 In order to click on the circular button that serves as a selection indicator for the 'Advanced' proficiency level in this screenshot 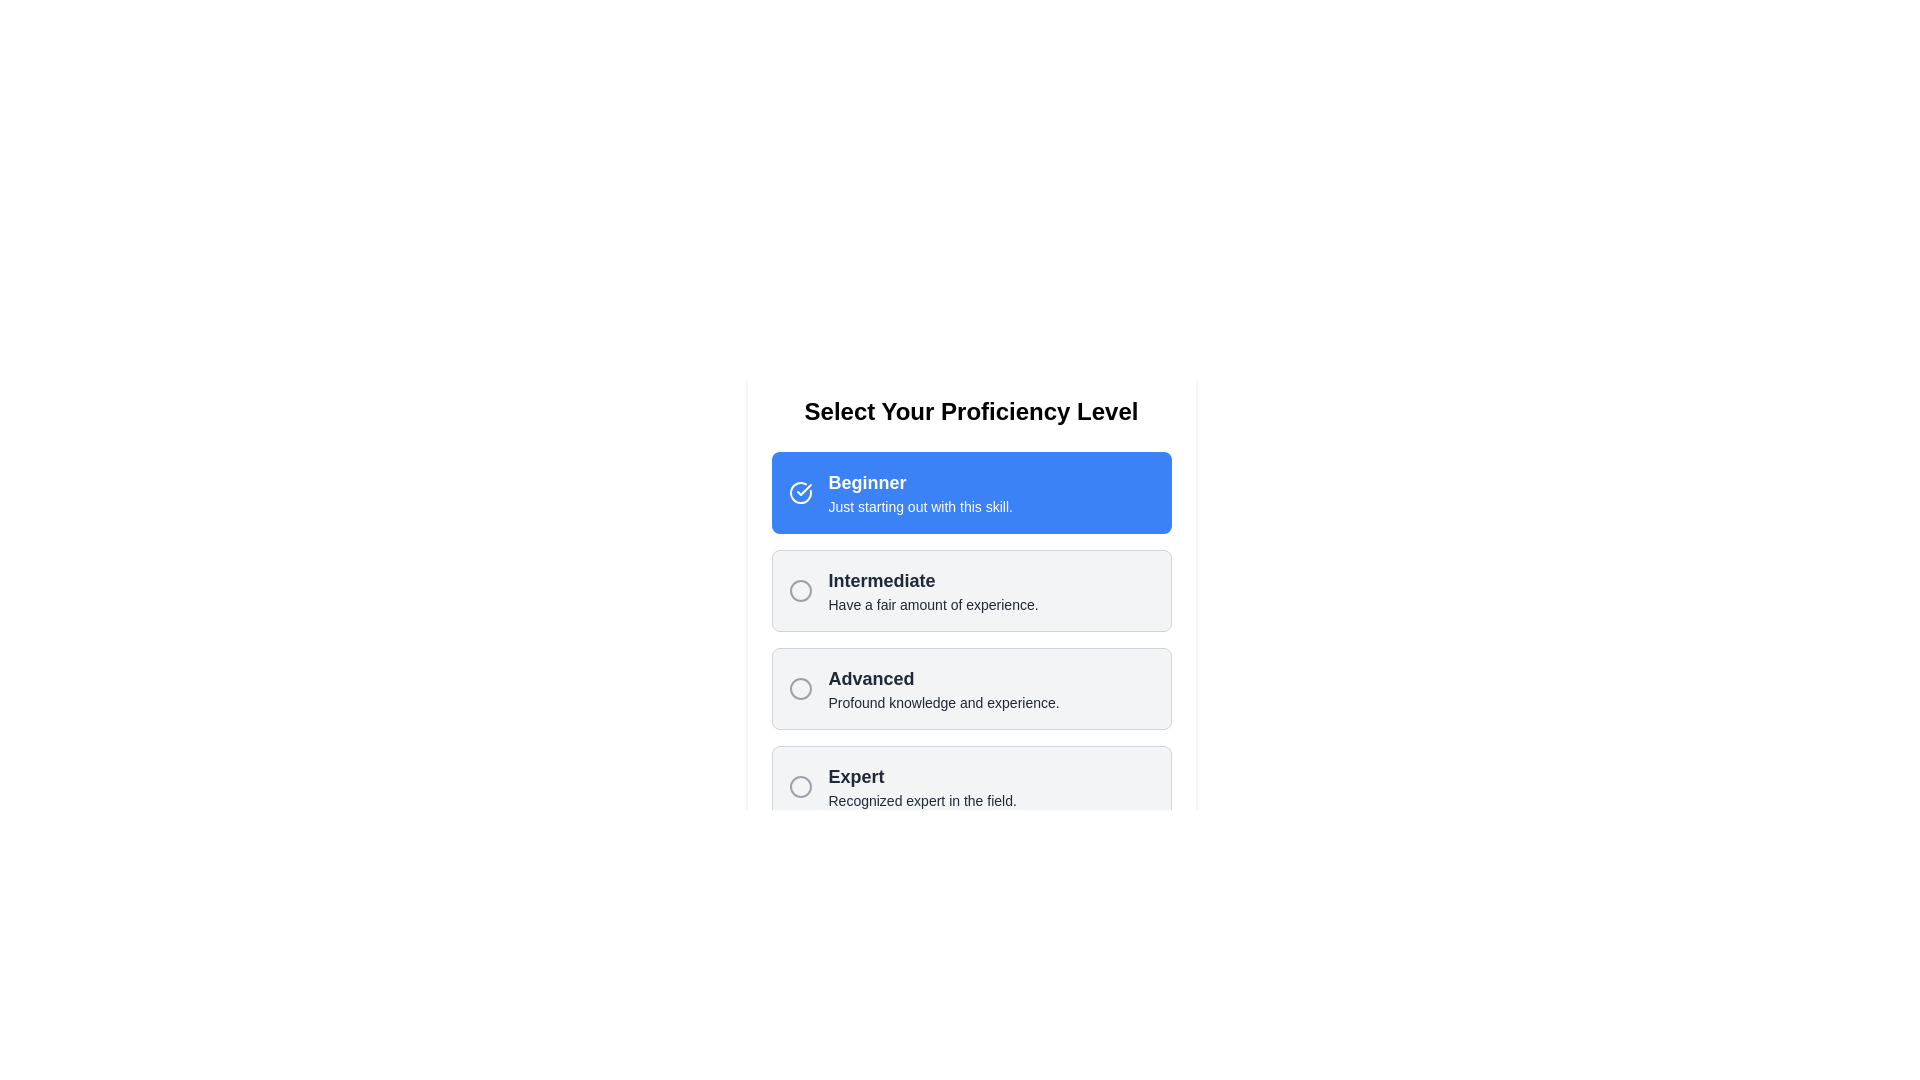, I will do `click(800, 688)`.